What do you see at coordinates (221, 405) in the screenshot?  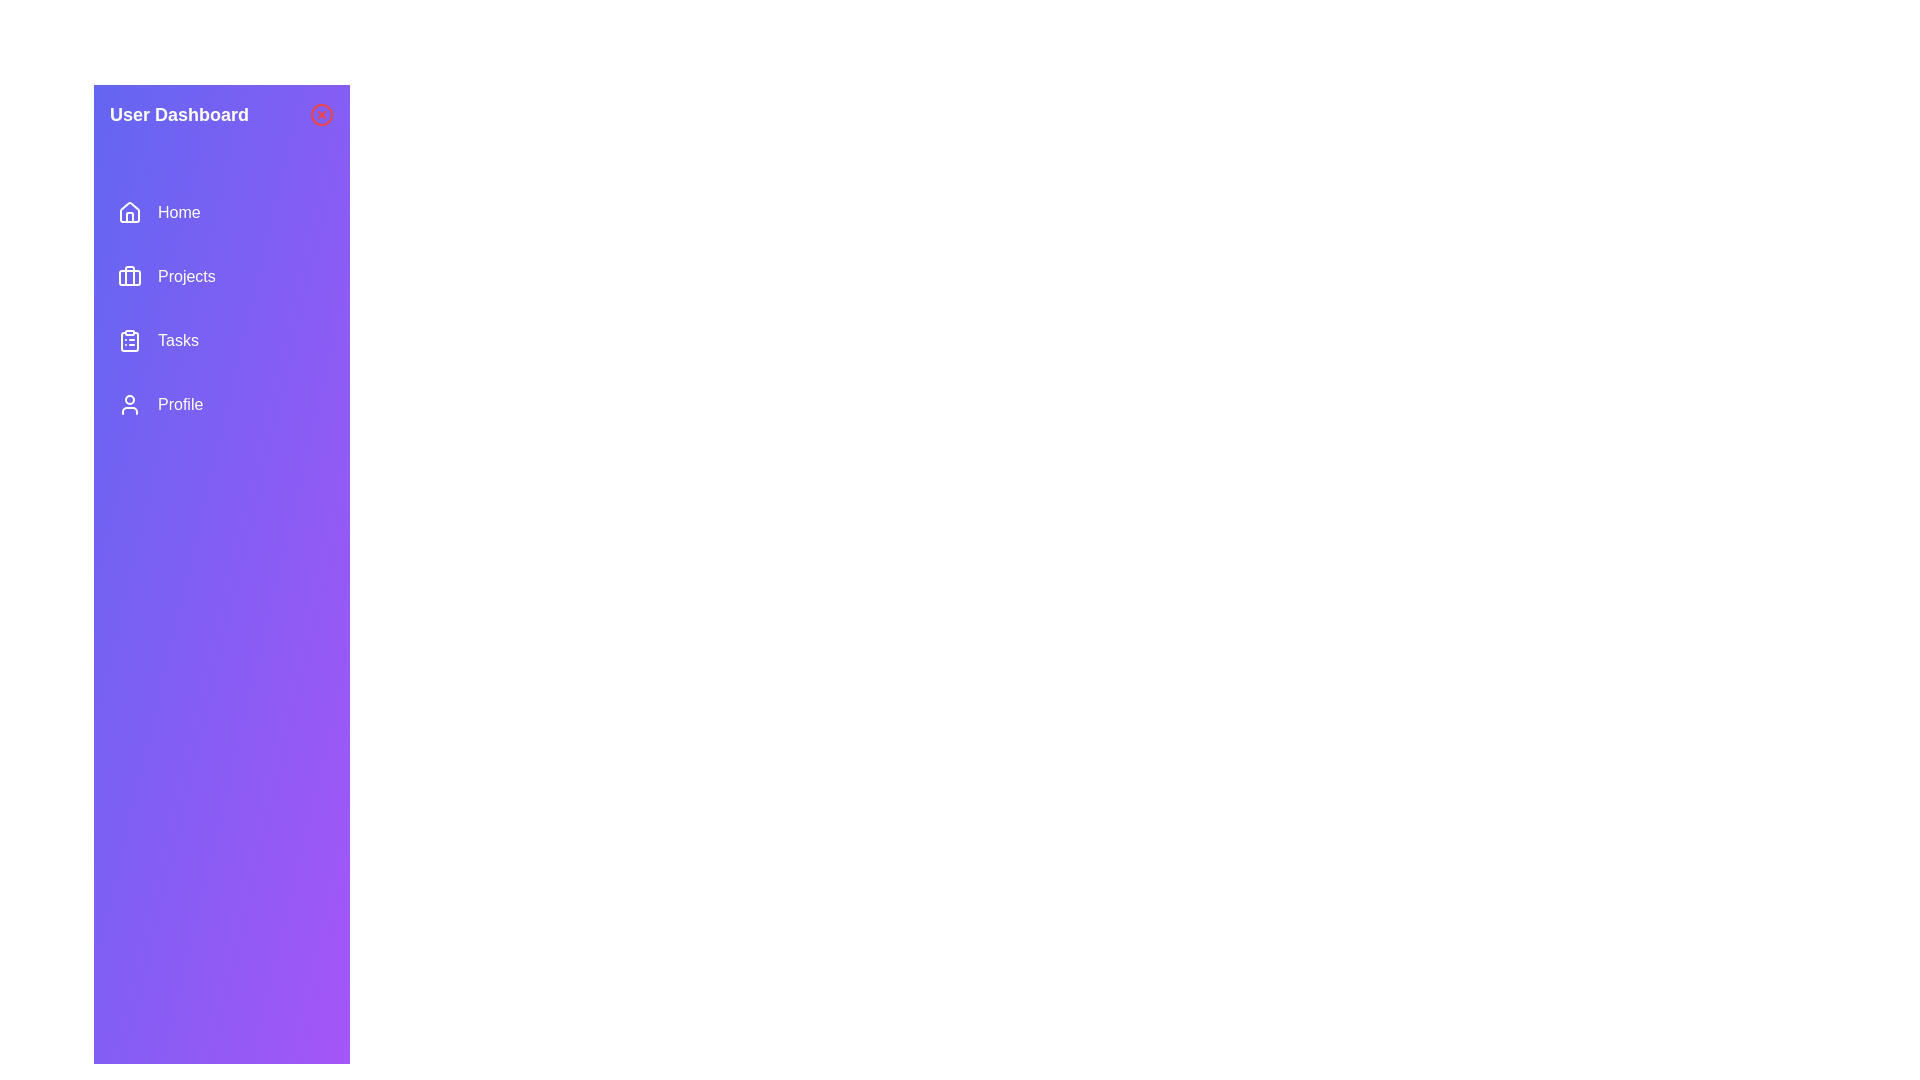 I see `the fourth menu item in the vertical sidebar list` at bounding box center [221, 405].